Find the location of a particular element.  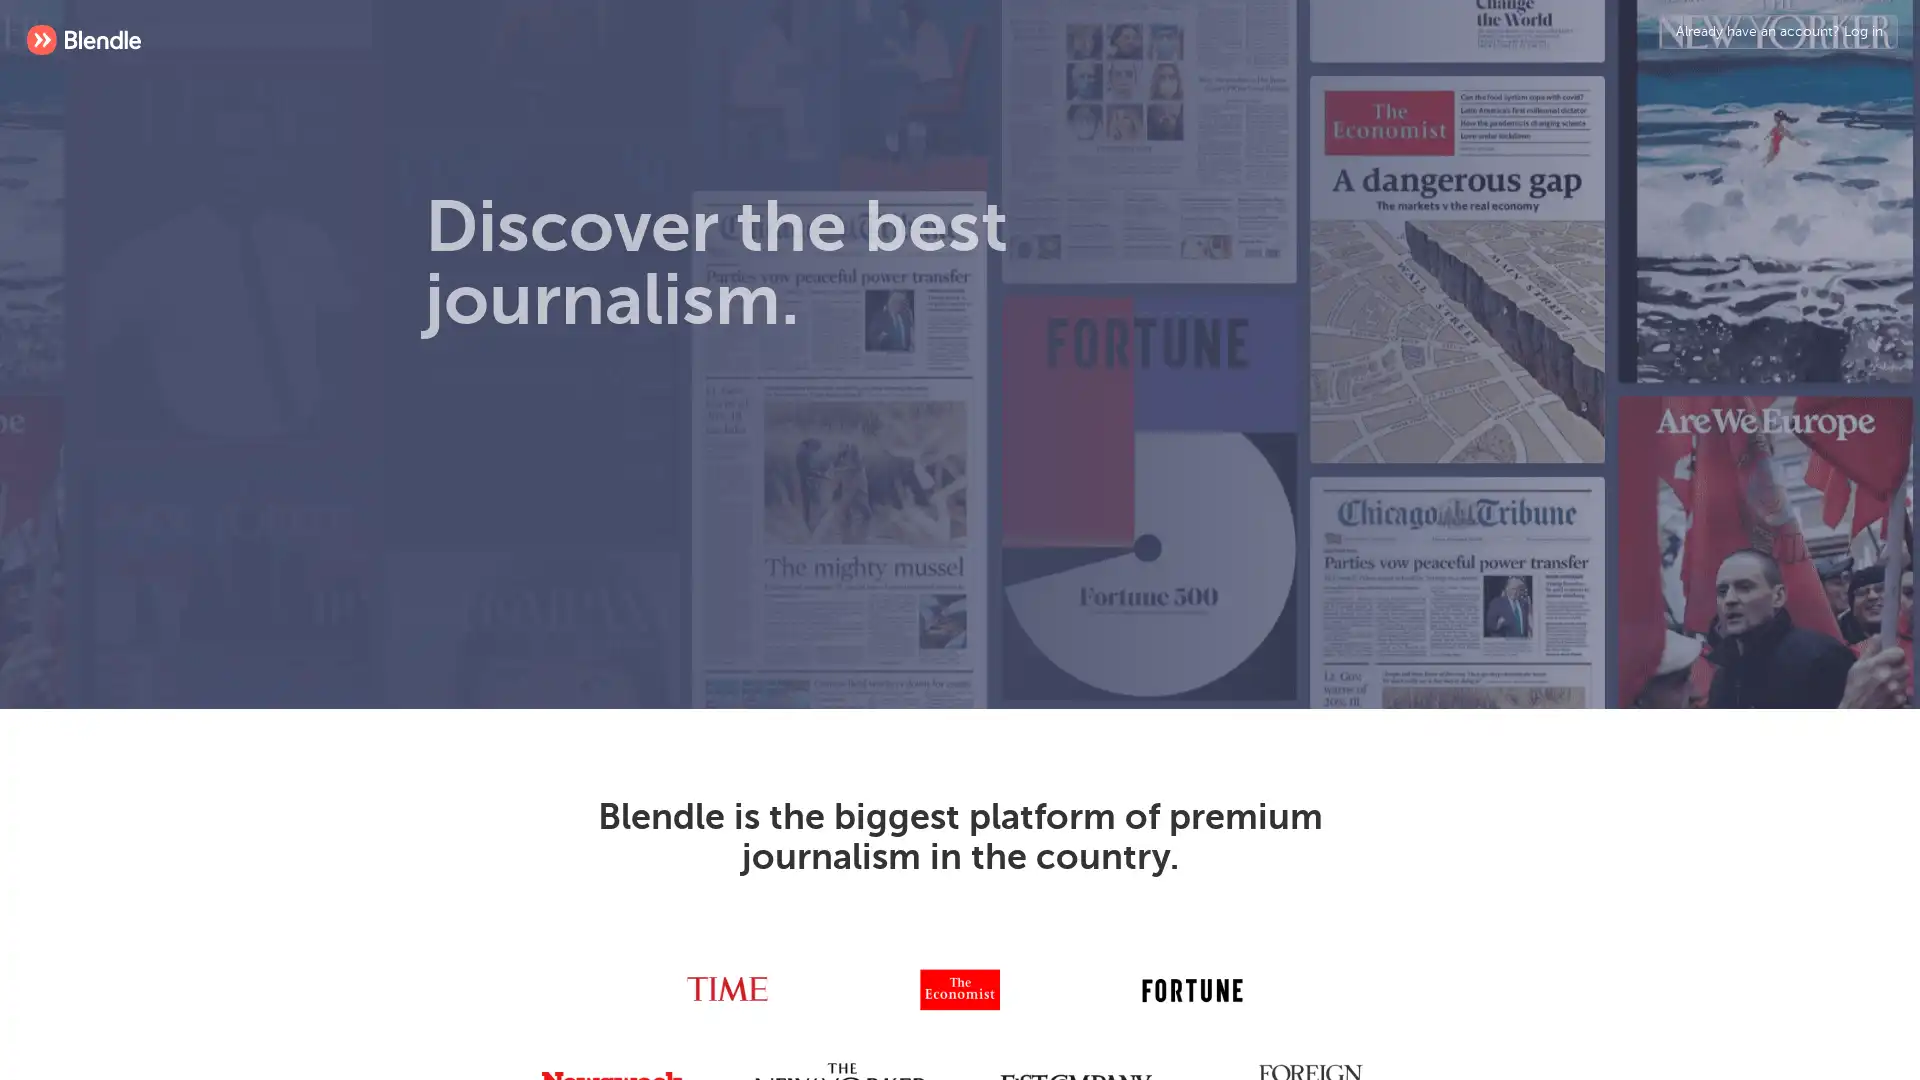

Sign me up is located at coordinates (792, 523).